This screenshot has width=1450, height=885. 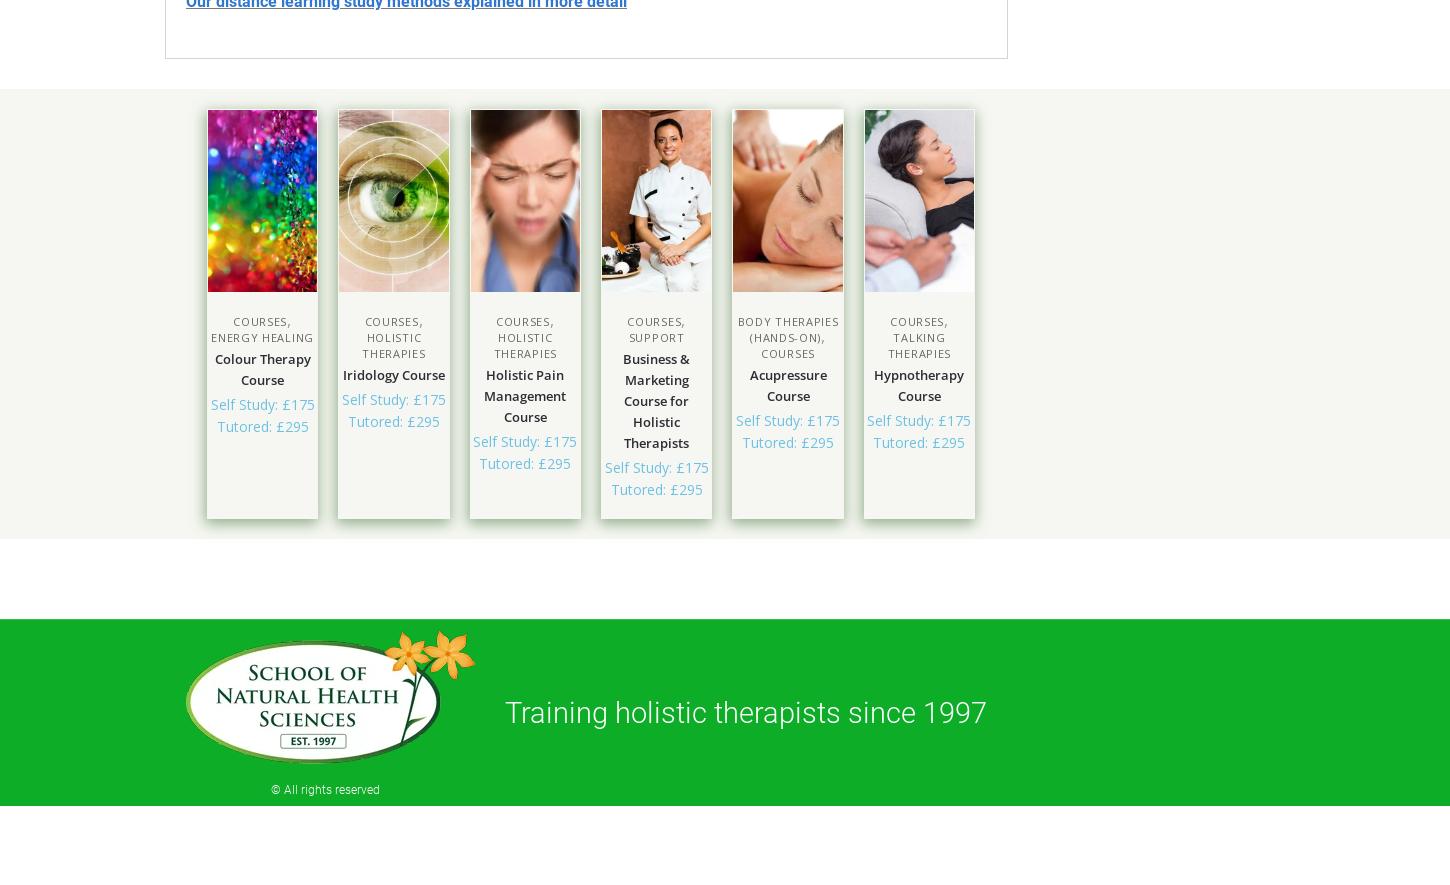 What do you see at coordinates (391, 373) in the screenshot?
I see `'Iridology Course'` at bounding box center [391, 373].